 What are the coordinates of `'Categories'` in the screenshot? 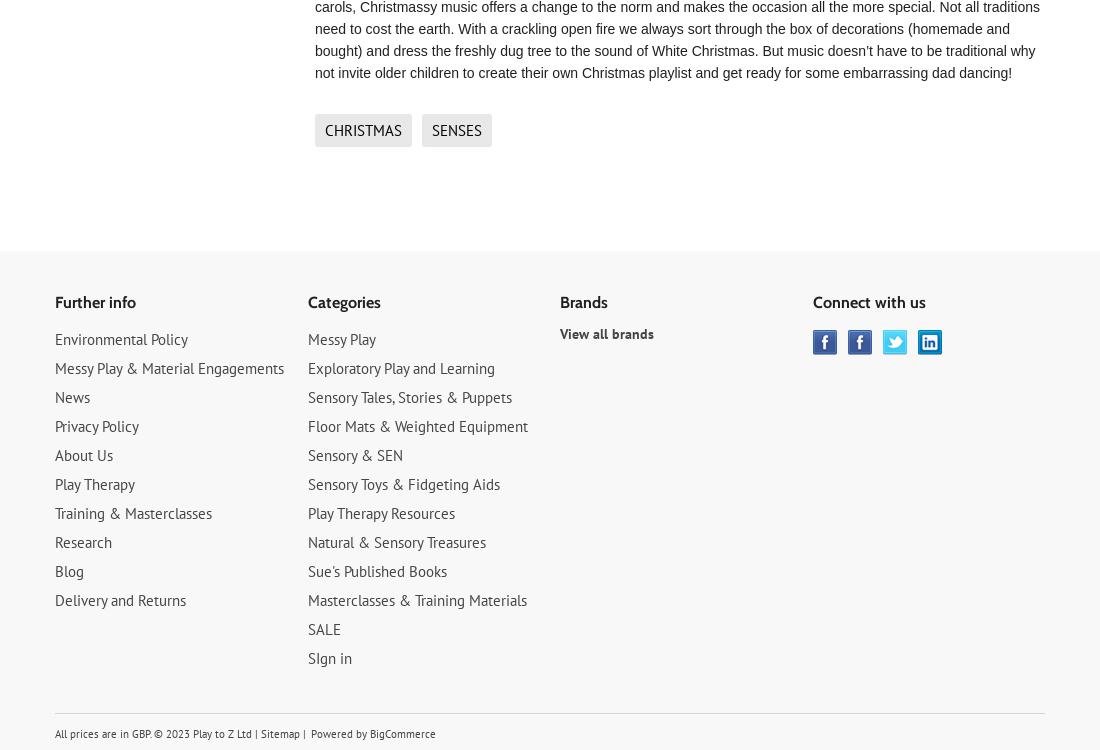 It's located at (342, 302).